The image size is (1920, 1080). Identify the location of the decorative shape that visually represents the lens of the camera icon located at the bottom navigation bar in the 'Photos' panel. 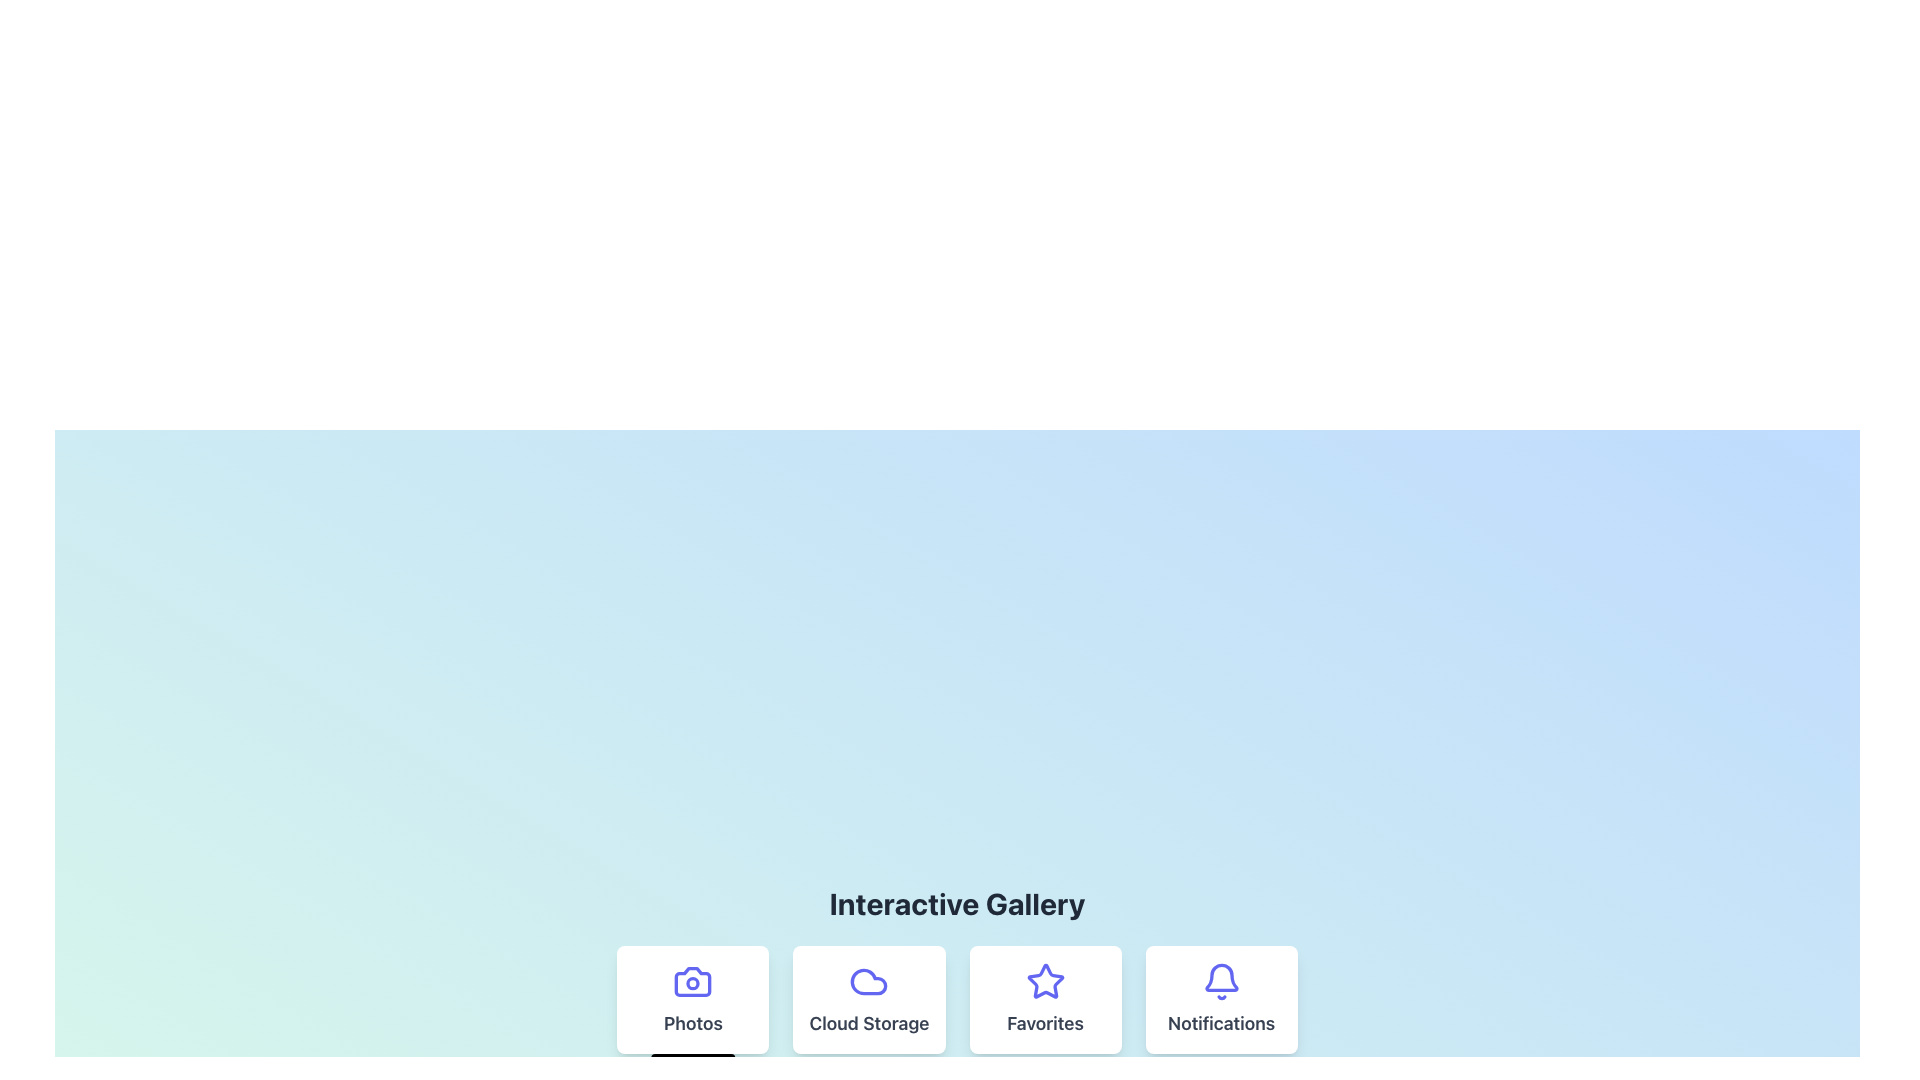
(693, 982).